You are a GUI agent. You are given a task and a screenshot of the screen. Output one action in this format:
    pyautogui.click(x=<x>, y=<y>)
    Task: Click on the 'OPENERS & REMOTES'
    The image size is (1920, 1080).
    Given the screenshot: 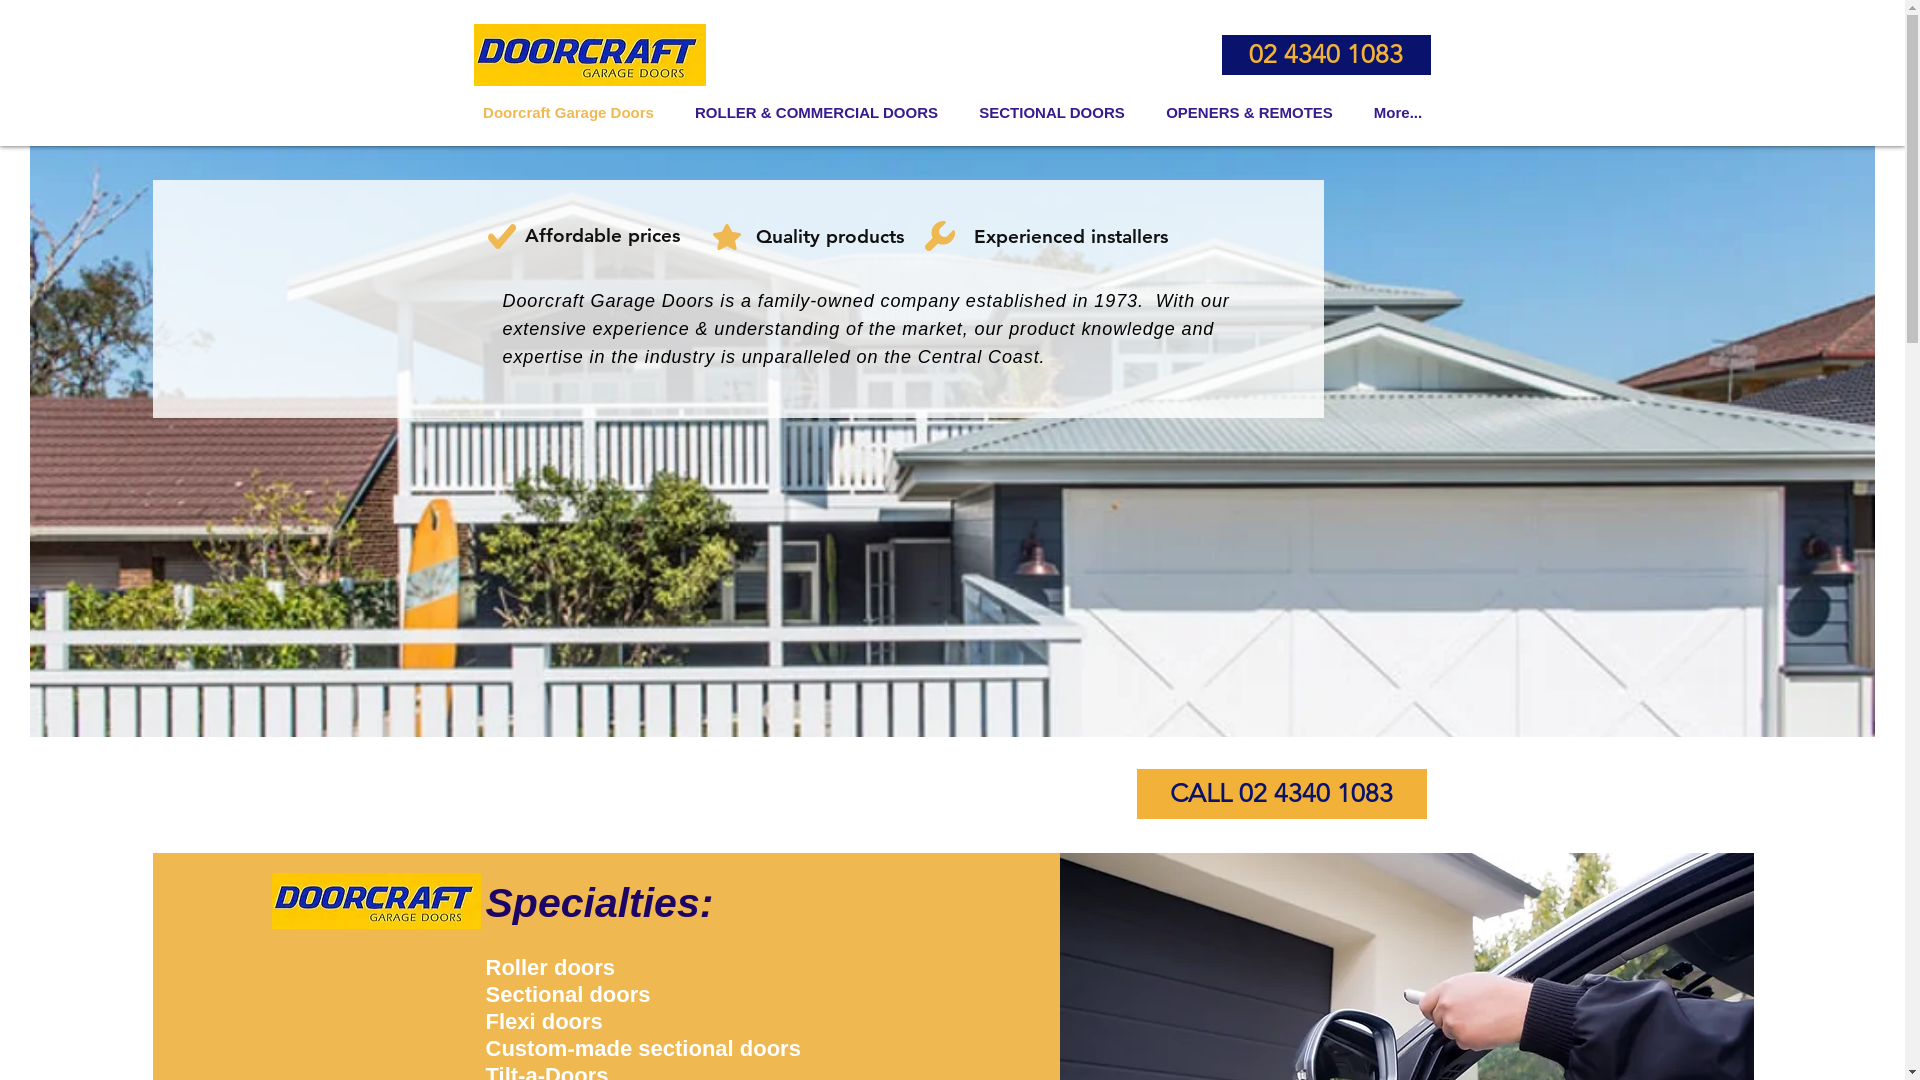 What is the action you would take?
    pyautogui.click(x=1248, y=112)
    